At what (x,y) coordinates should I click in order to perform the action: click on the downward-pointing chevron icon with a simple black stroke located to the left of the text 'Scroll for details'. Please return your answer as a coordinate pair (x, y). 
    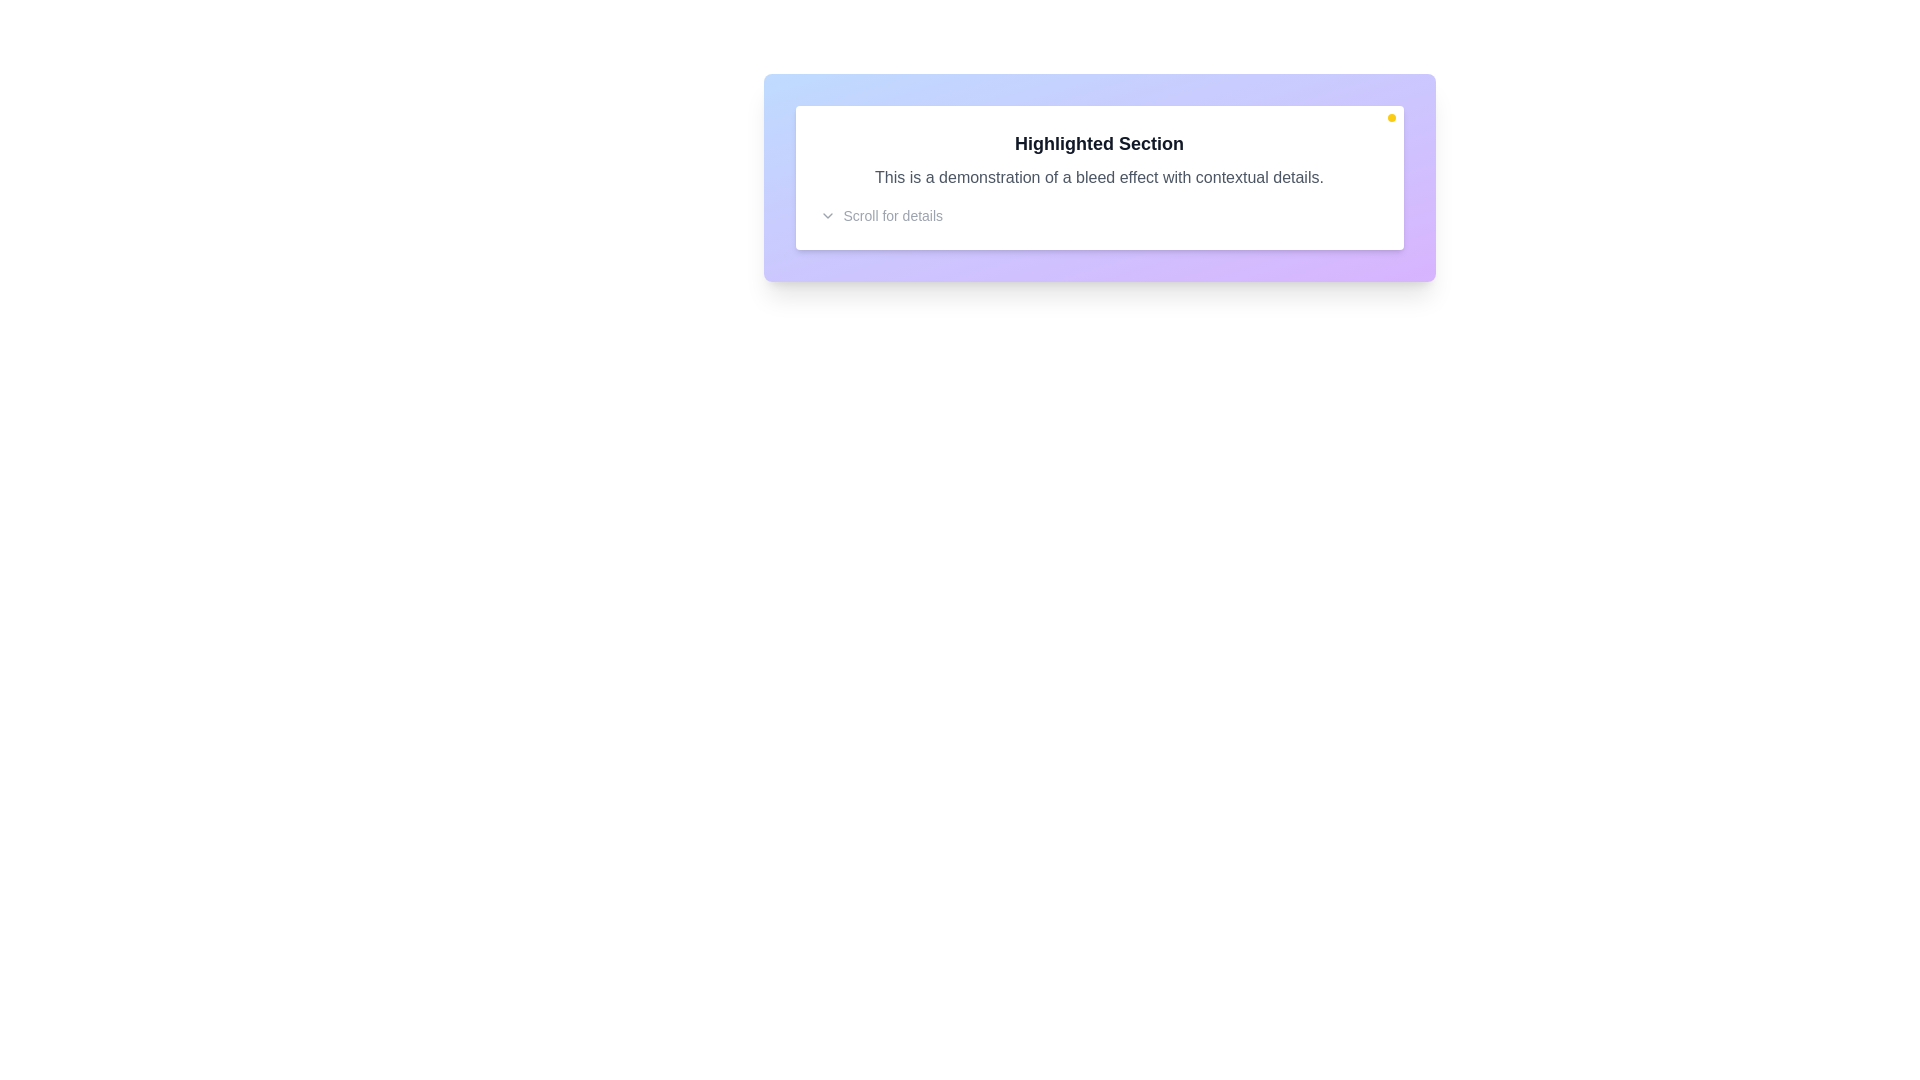
    Looking at the image, I should click on (827, 216).